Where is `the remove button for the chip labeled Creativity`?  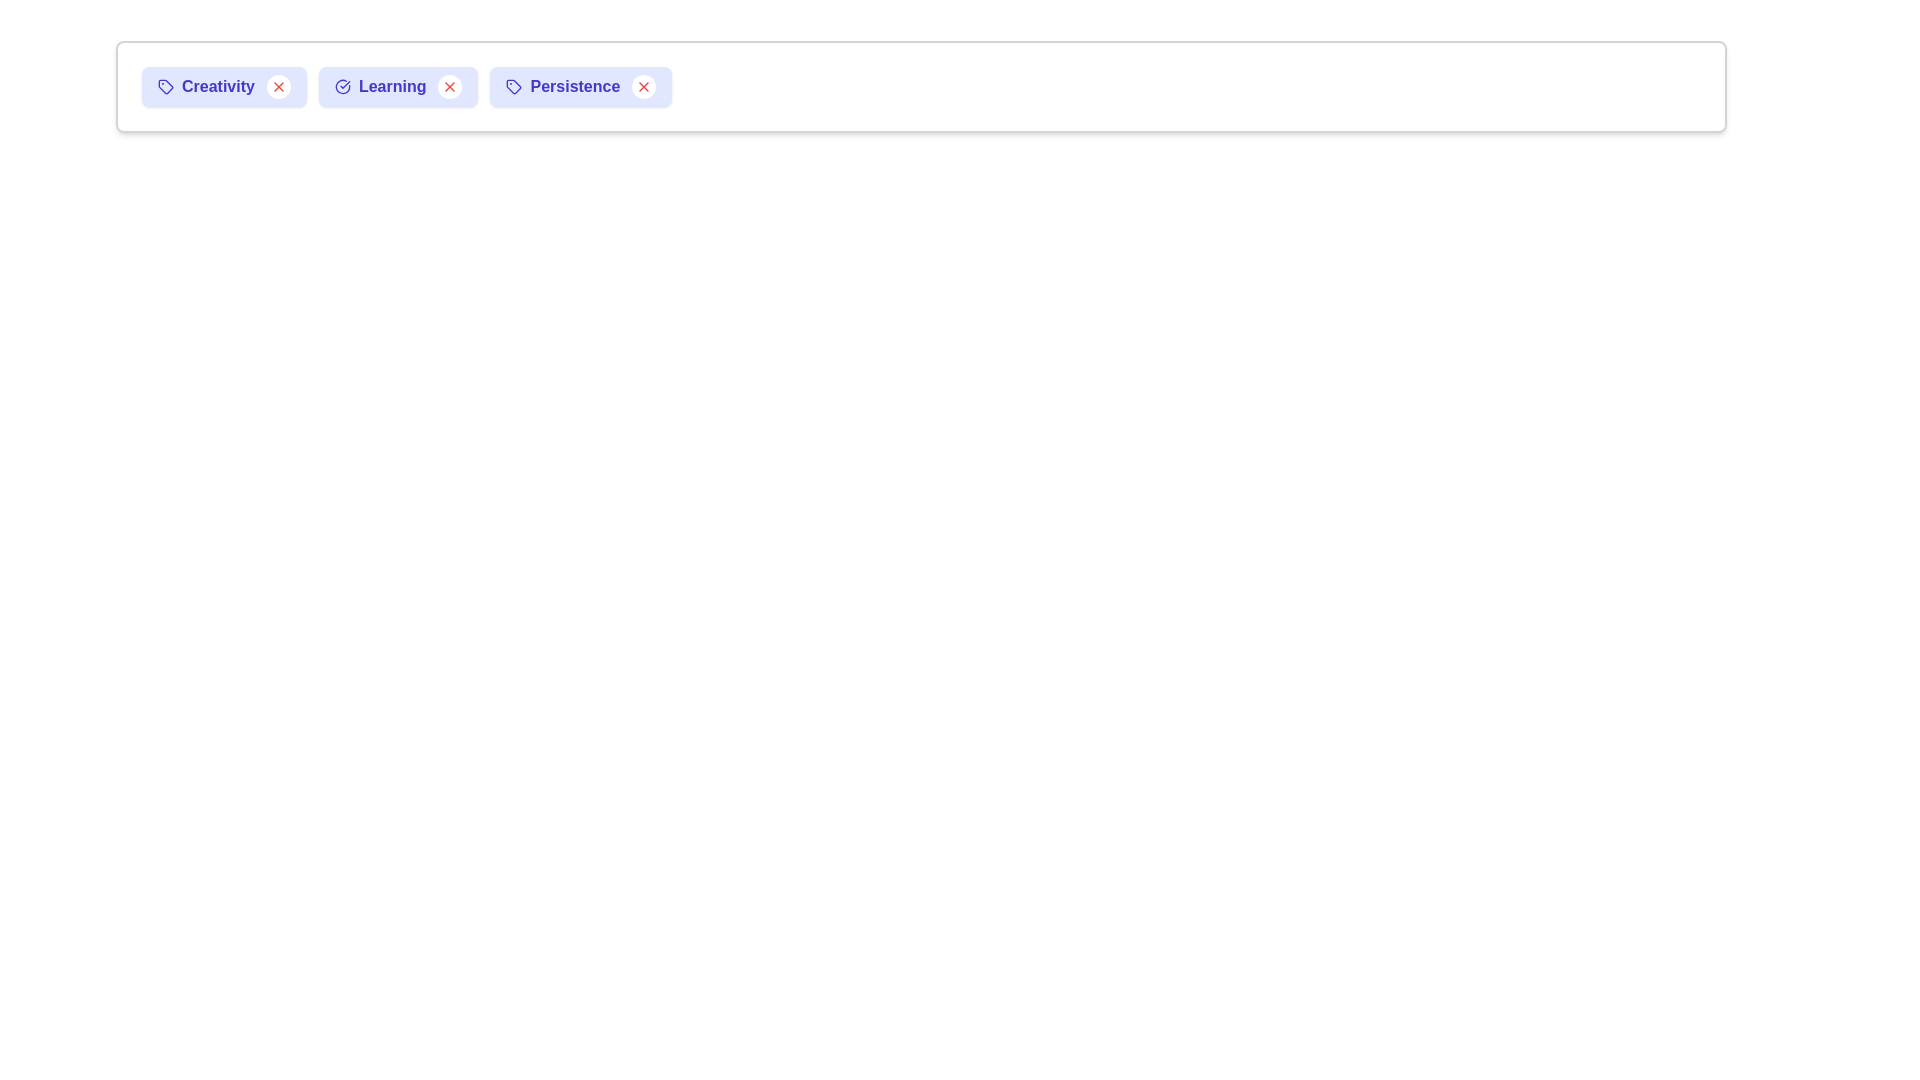 the remove button for the chip labeled Creativity is located at coordinates (277, 86).